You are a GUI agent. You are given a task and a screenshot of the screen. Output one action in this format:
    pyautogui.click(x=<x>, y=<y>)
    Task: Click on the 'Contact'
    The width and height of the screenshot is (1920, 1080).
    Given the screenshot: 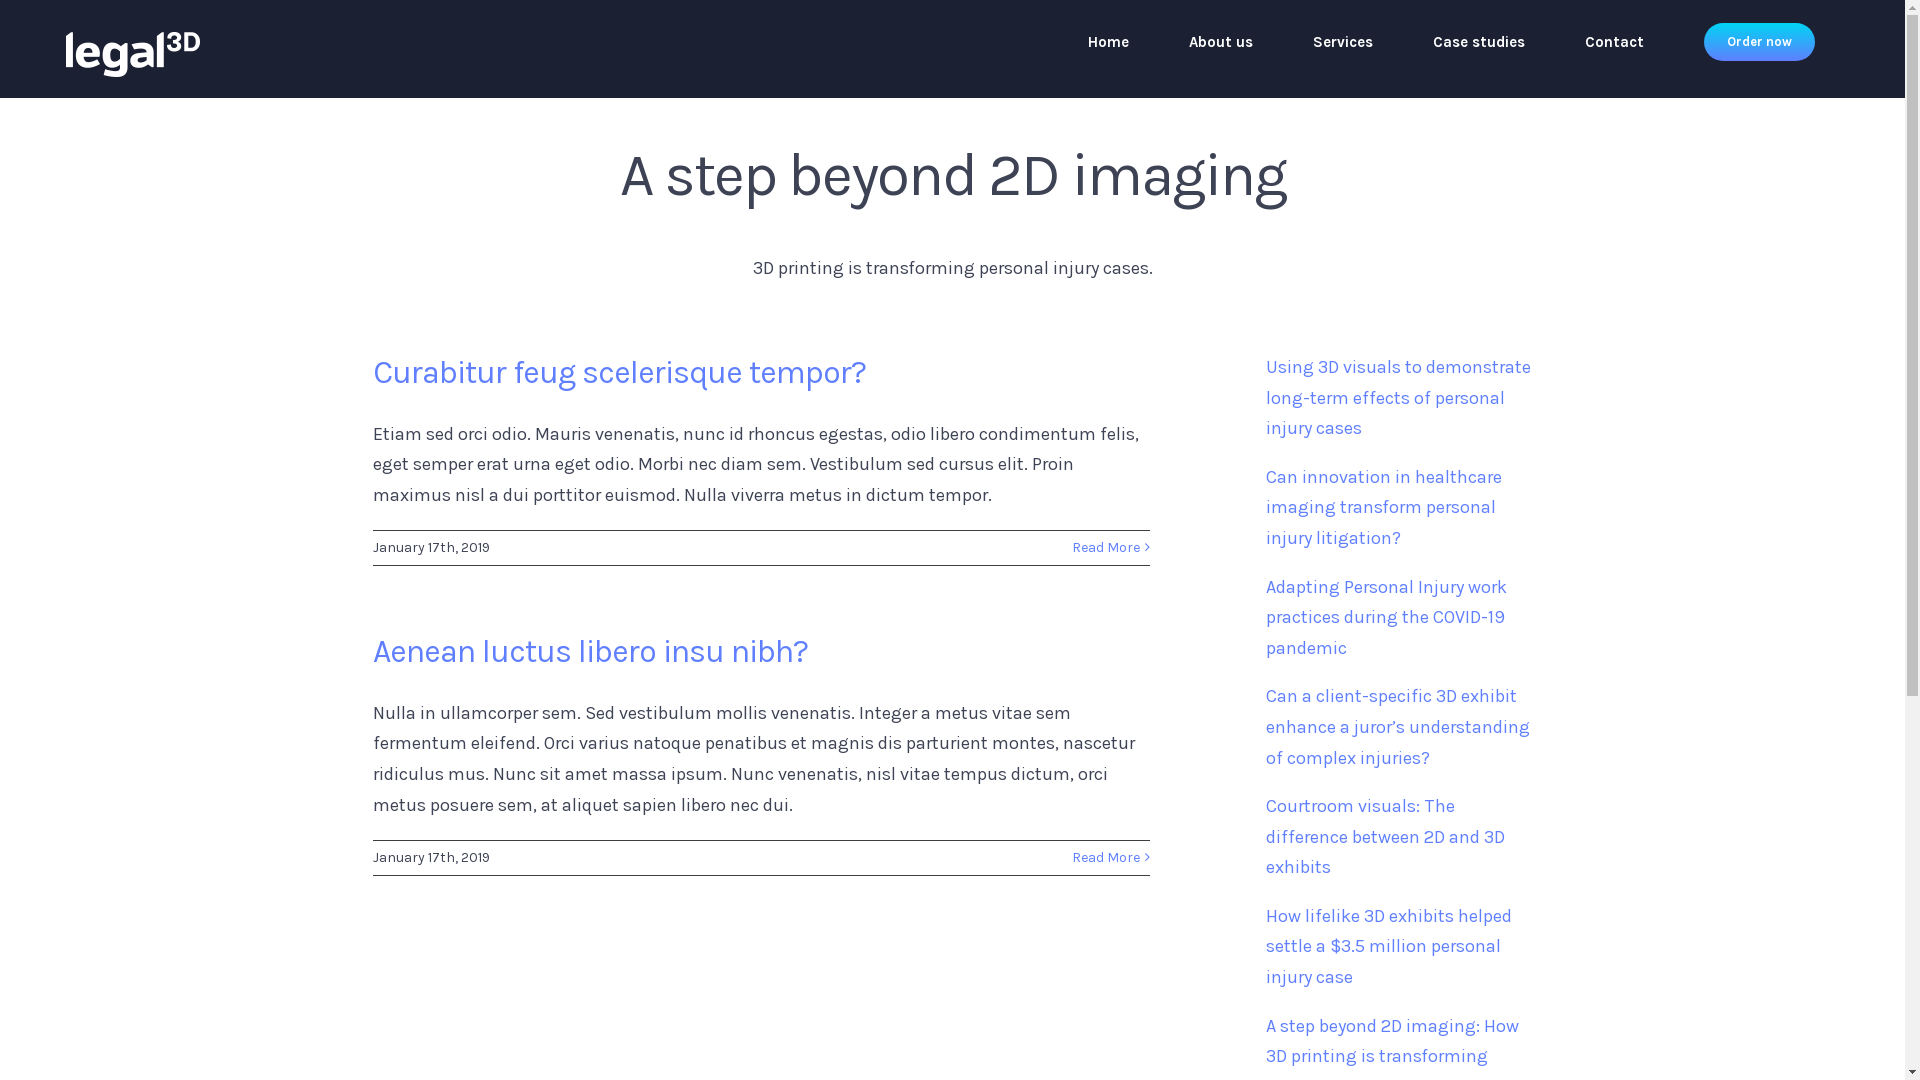 What is the action you would take?
    pyautogui.click(x=1614, y=42)
    